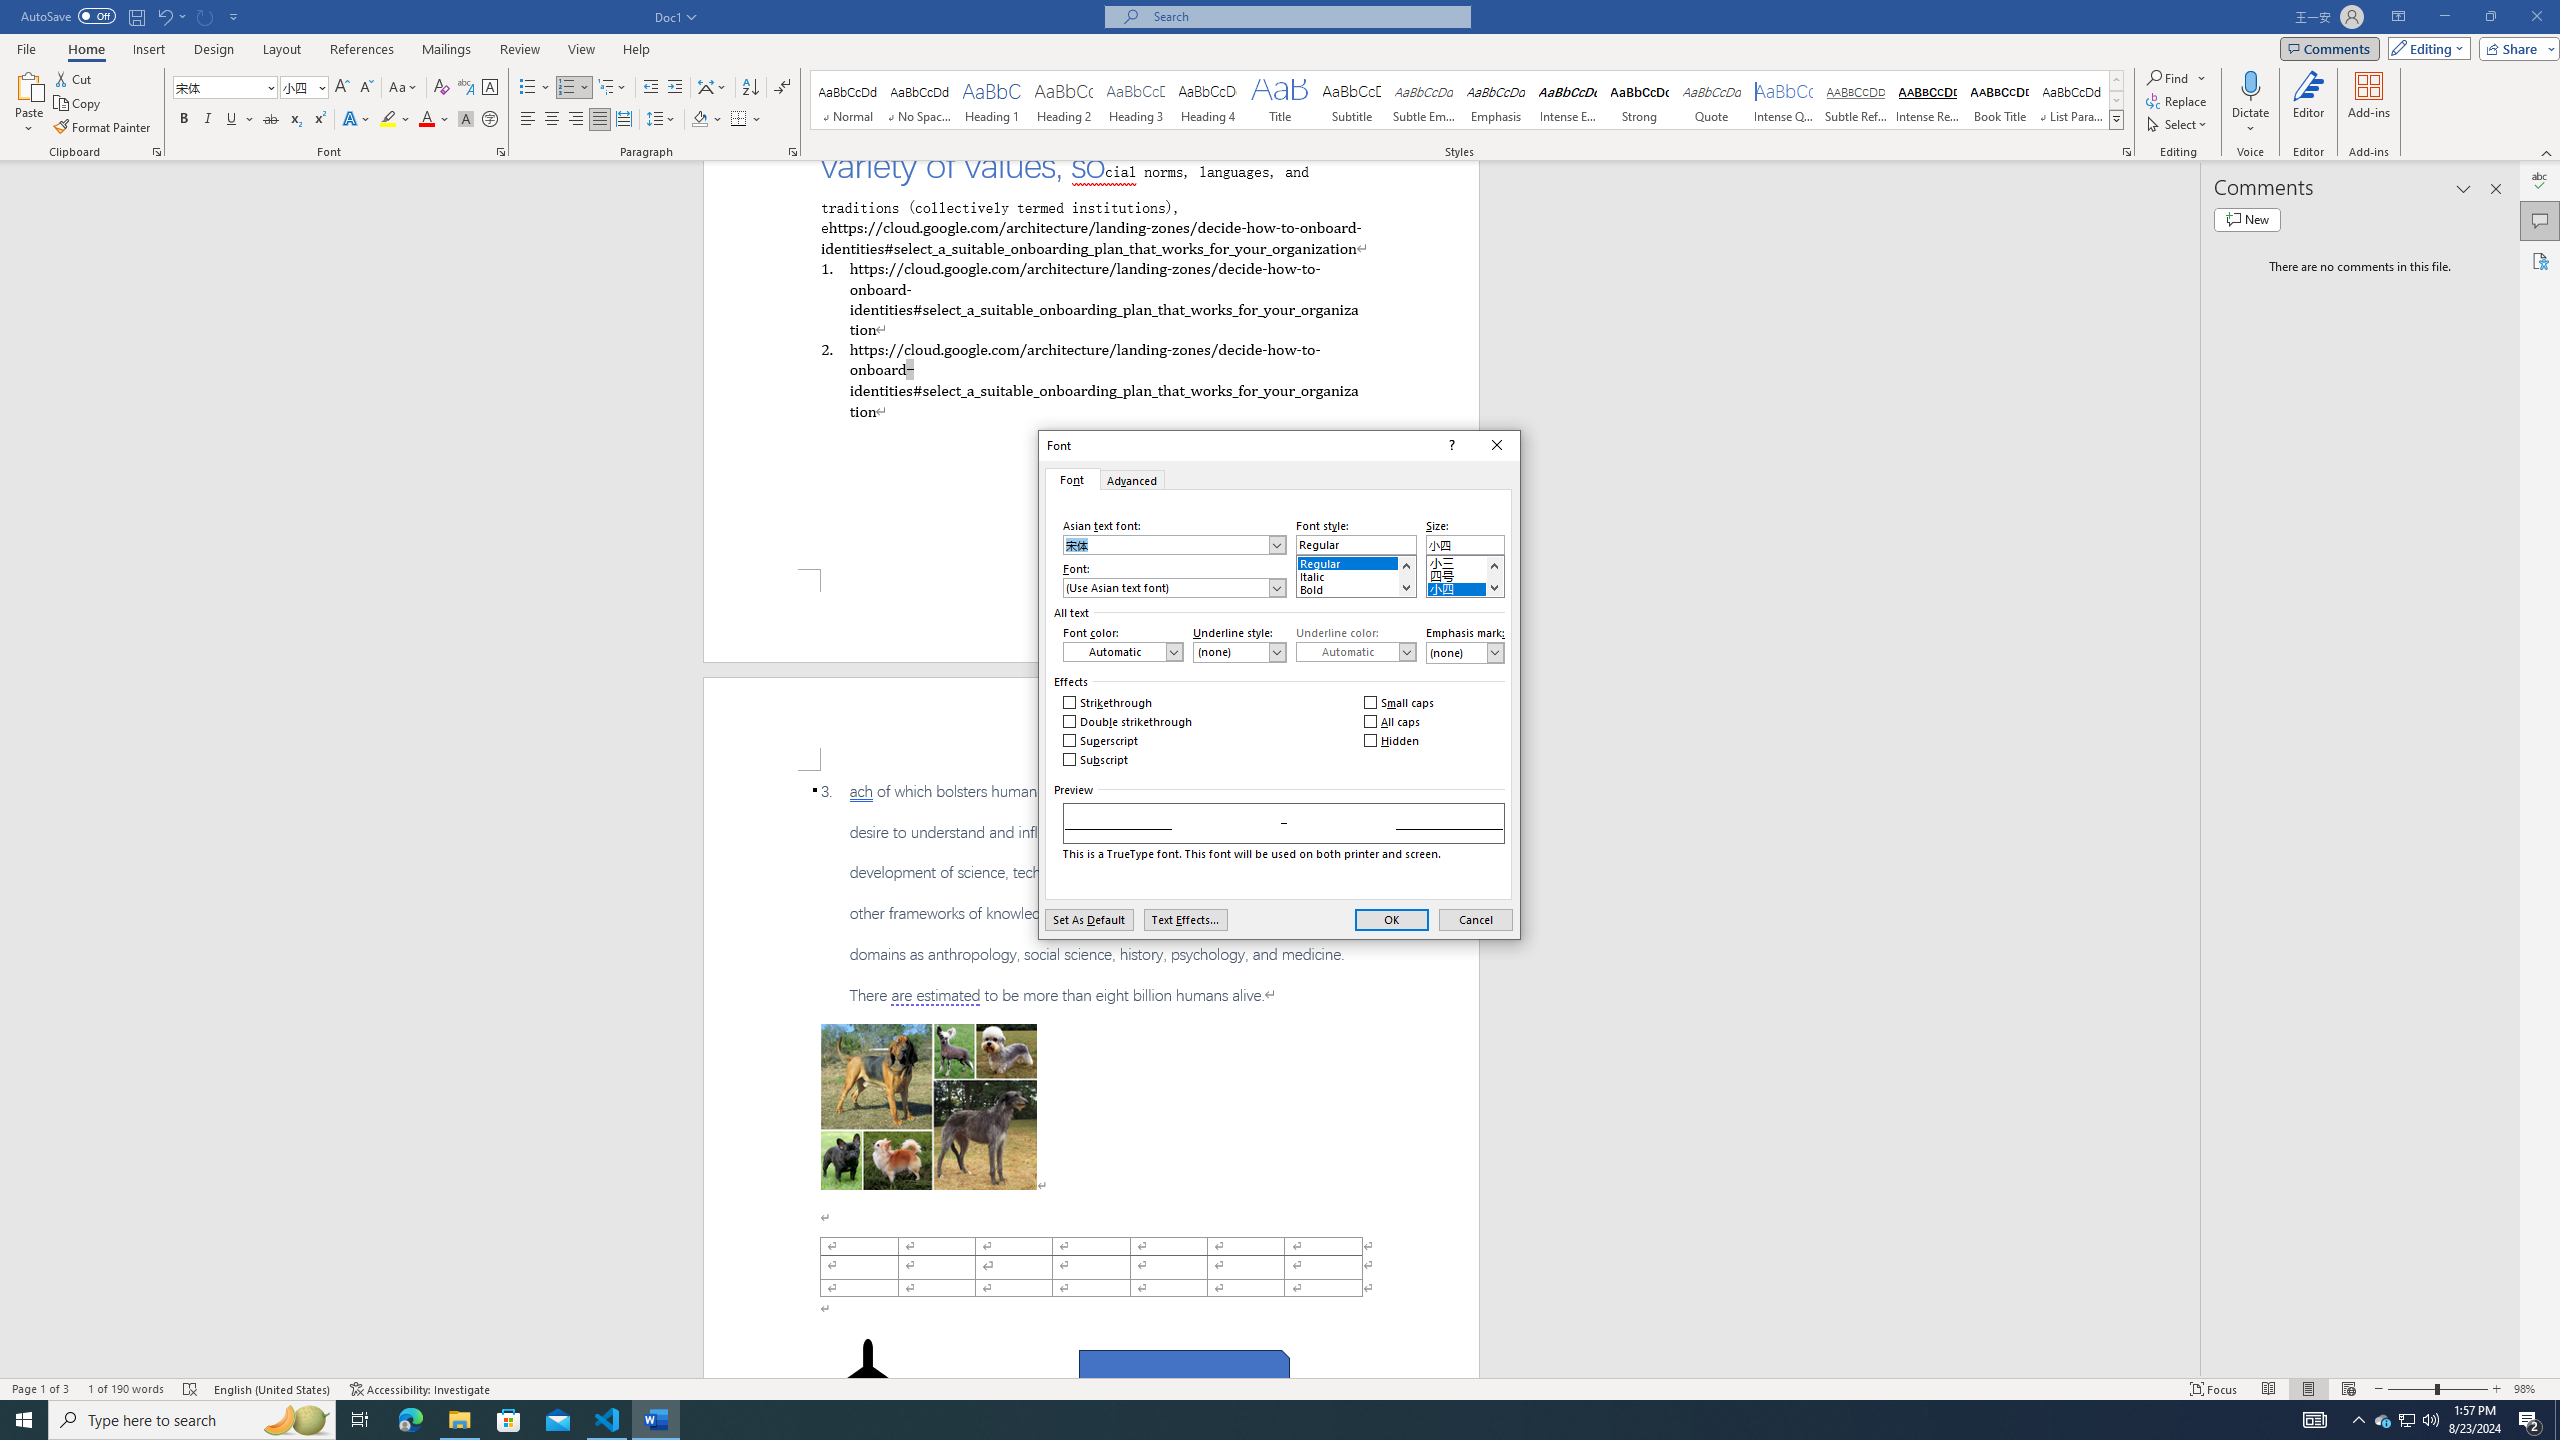 The image size is (2560, 1440). What do you see at coordinates (792, 150) in the screenshot?
I see `'Paragraph...'` at bounding box center [792, 150].